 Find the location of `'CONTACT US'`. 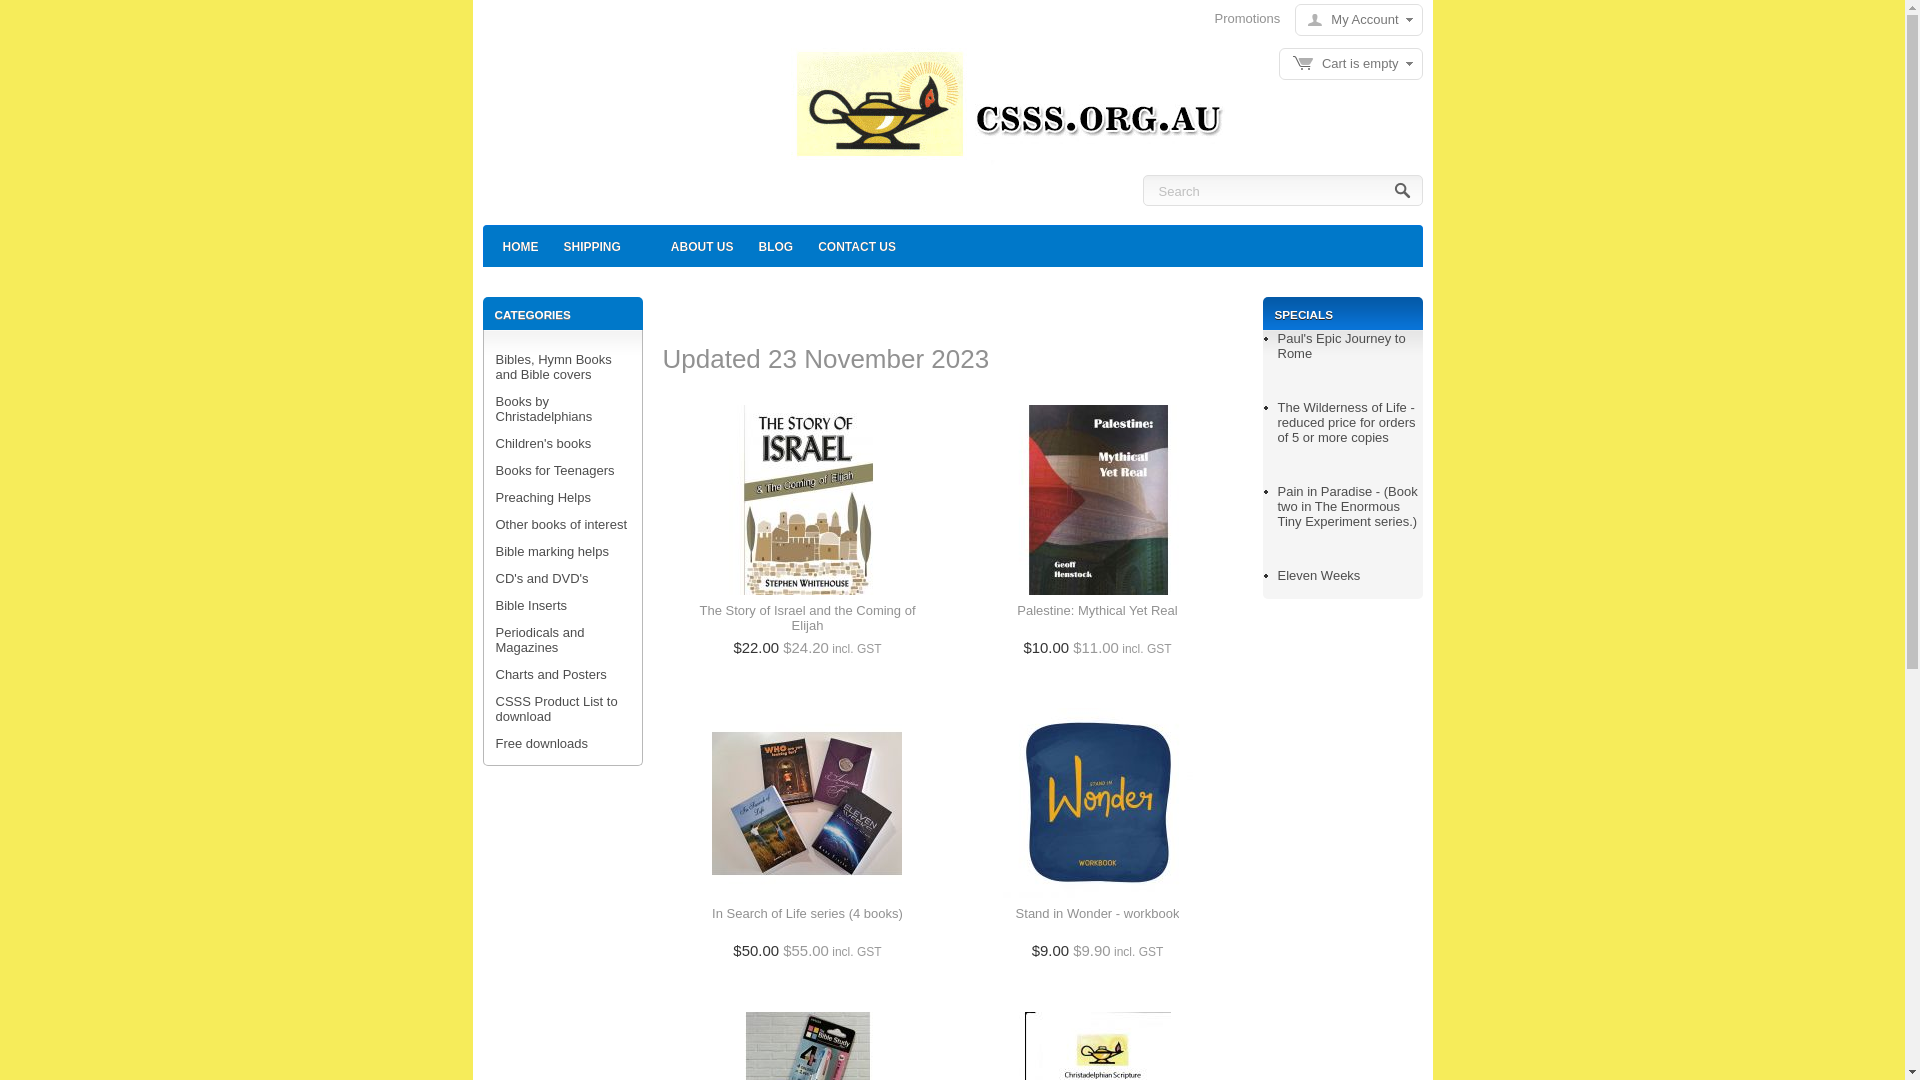

'CONTACT US' is located at coordinates (857, 245).